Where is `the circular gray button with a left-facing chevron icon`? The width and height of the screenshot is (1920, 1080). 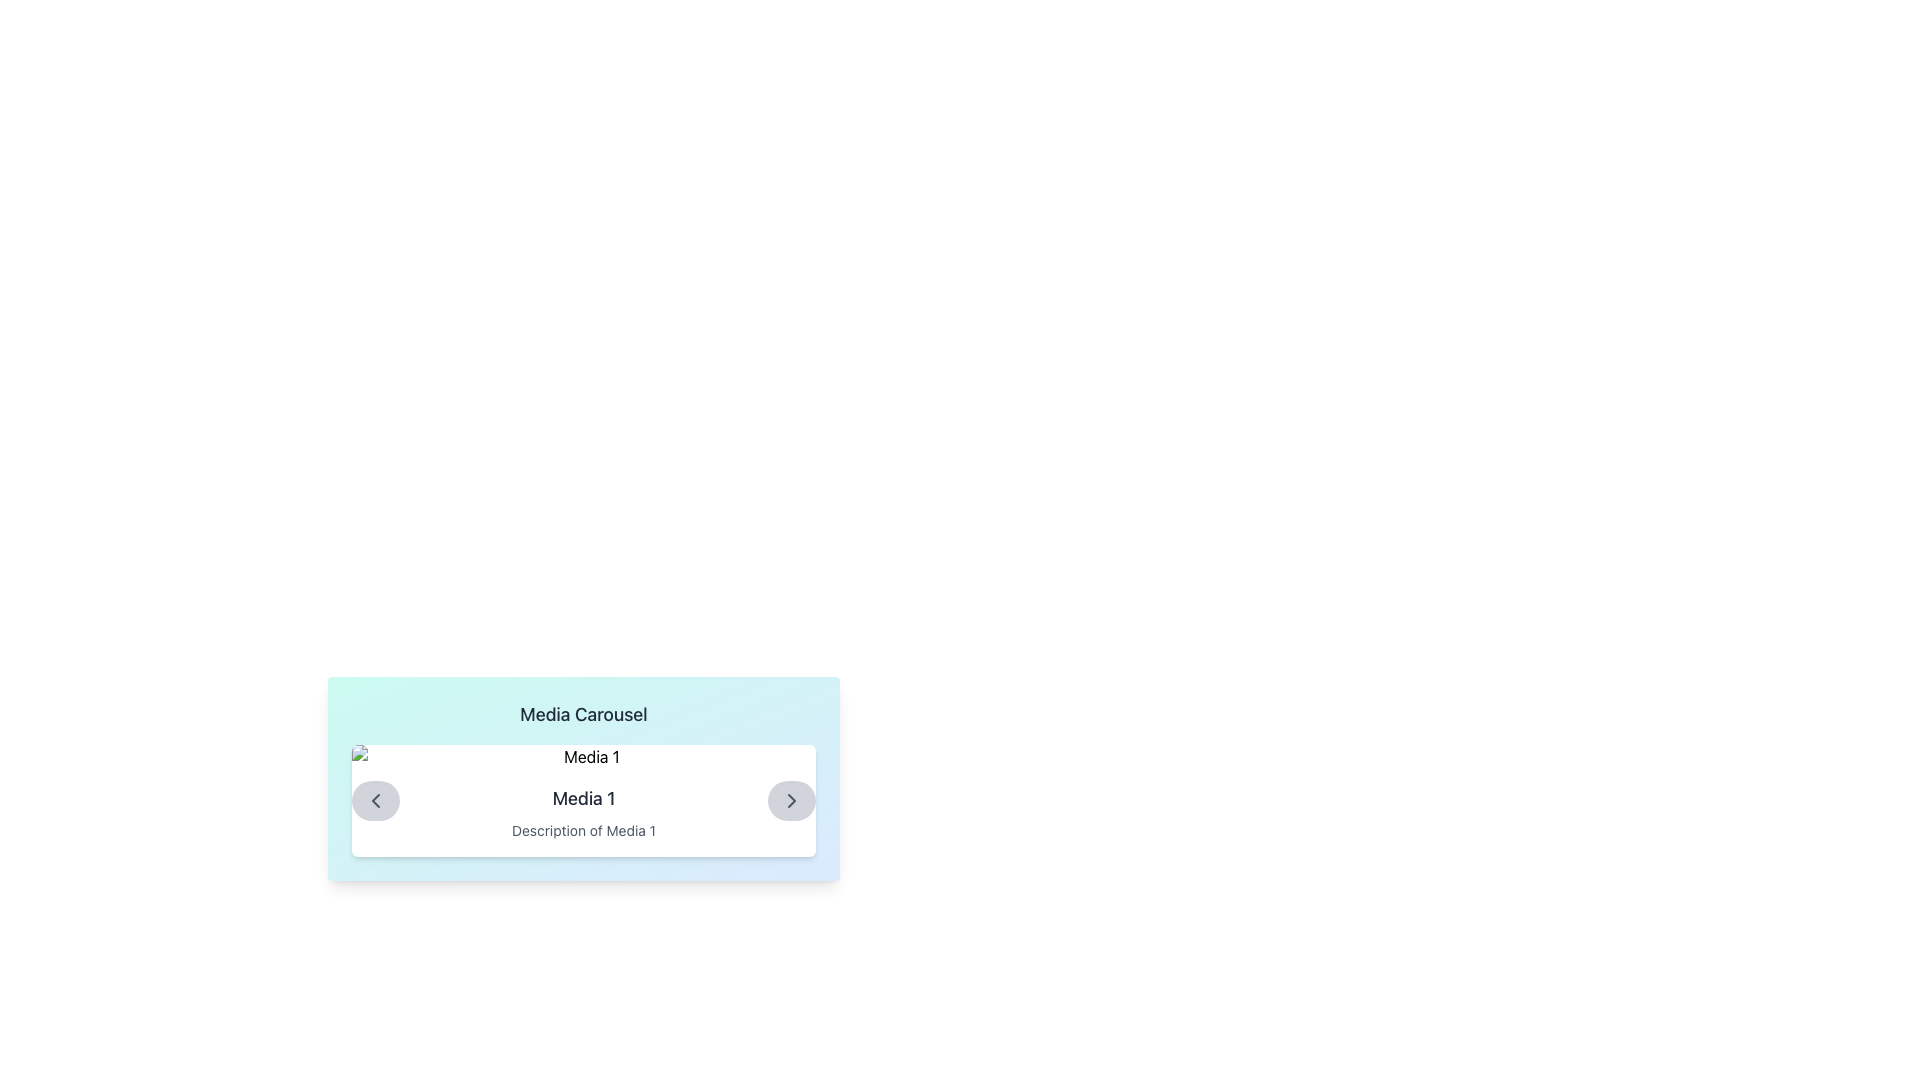 the circular gray button with a left-facing chevron icon is located at coordinates (375, 800).